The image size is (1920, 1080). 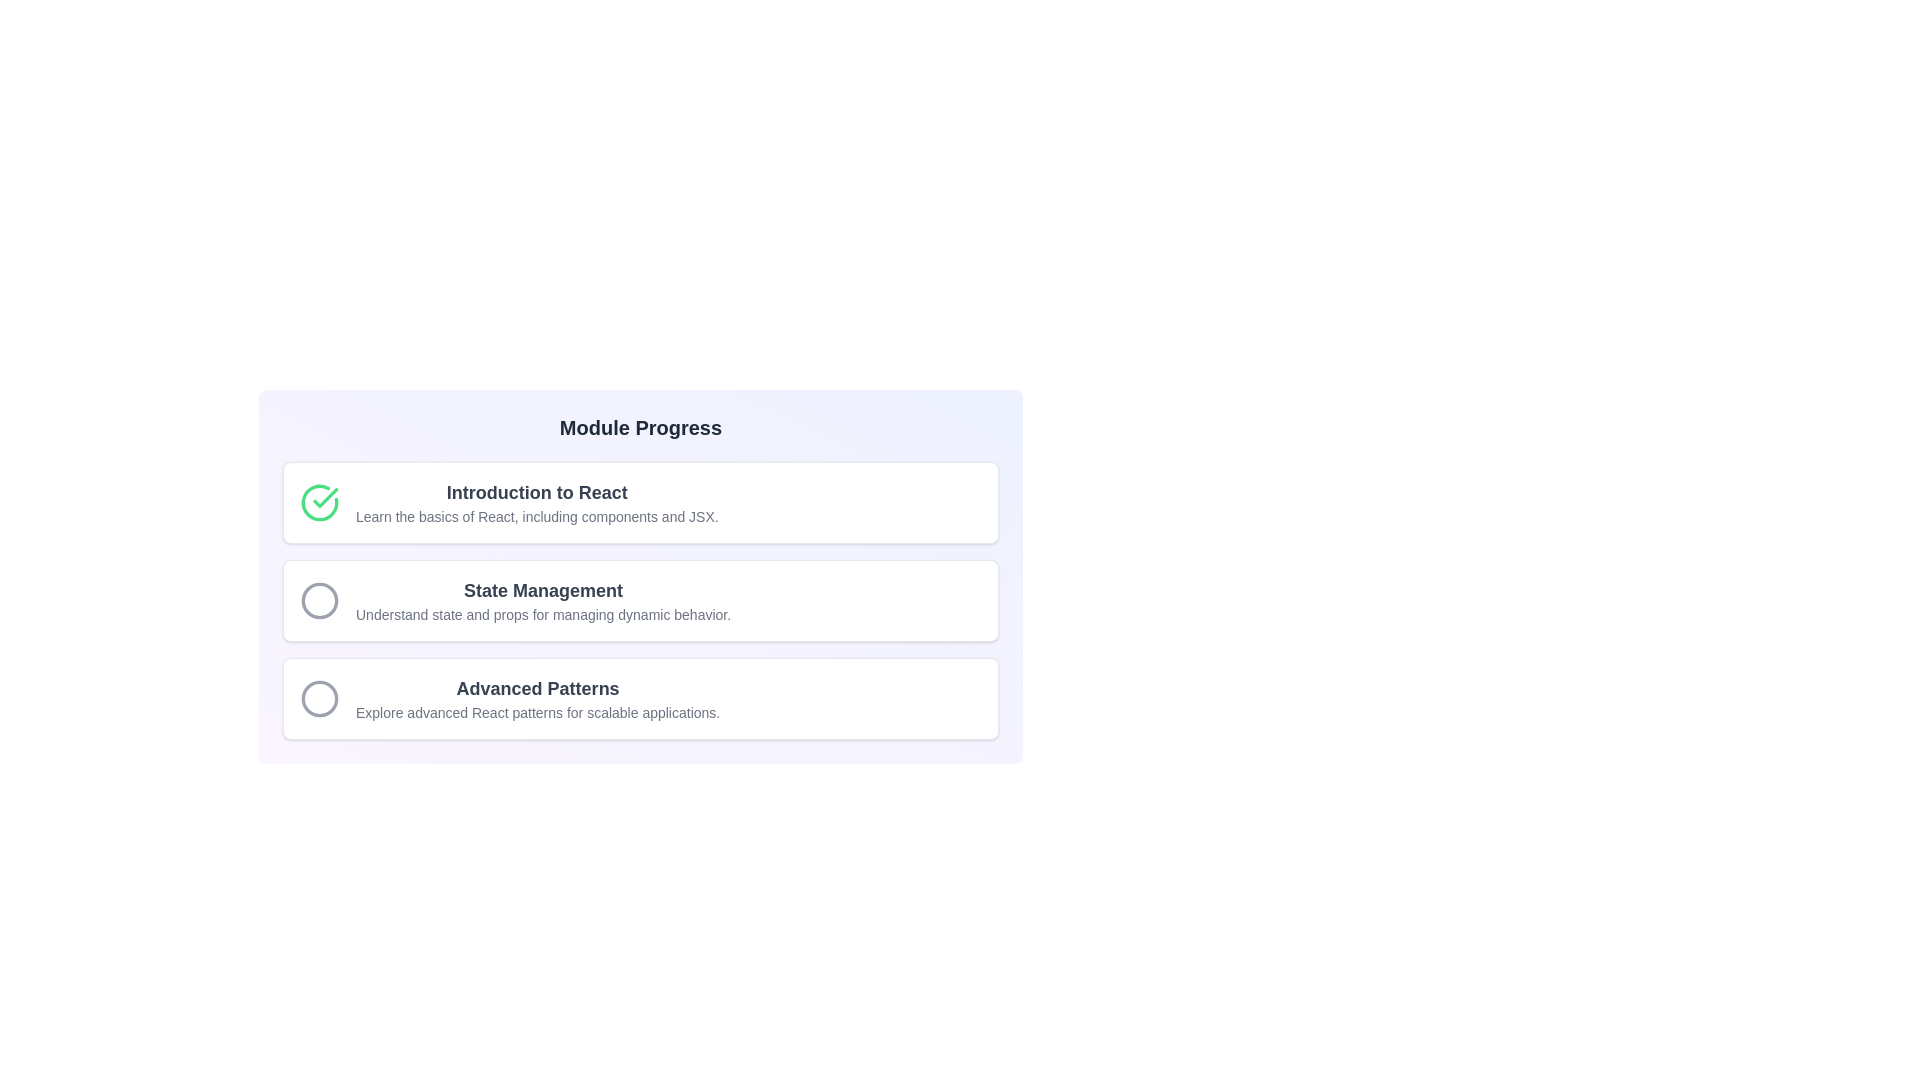 I want to click on the first informational text block under the 'Module Progress' heading, which provides a module descriptor with a title and brief explanation, indicated by its position directly below the heading and to the right of a green checkmark icon, so click(x=537, y=501).